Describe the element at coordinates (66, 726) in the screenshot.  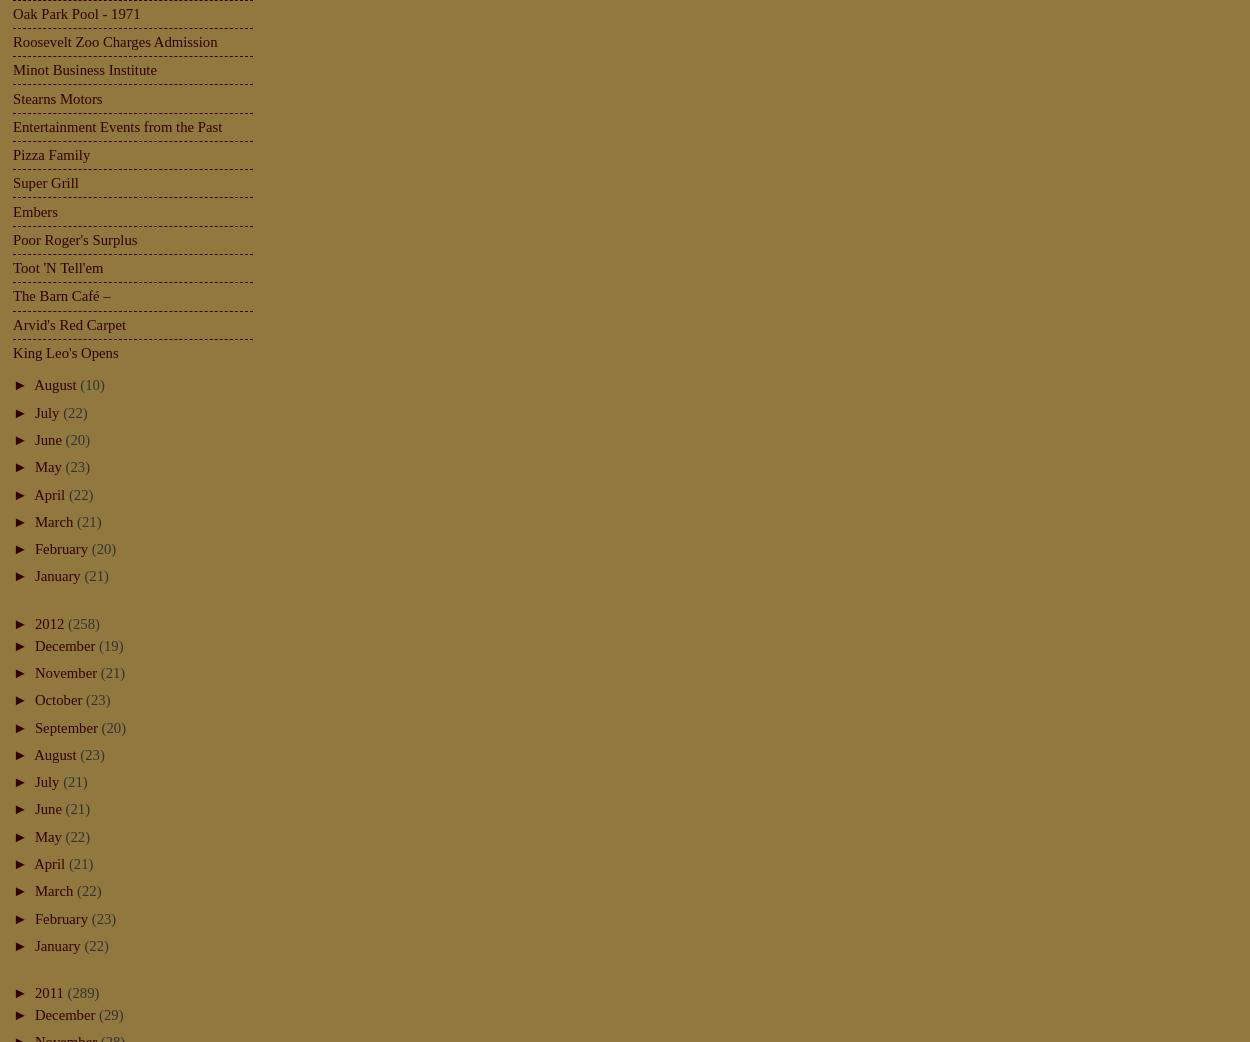
I see `'September'` at that location.